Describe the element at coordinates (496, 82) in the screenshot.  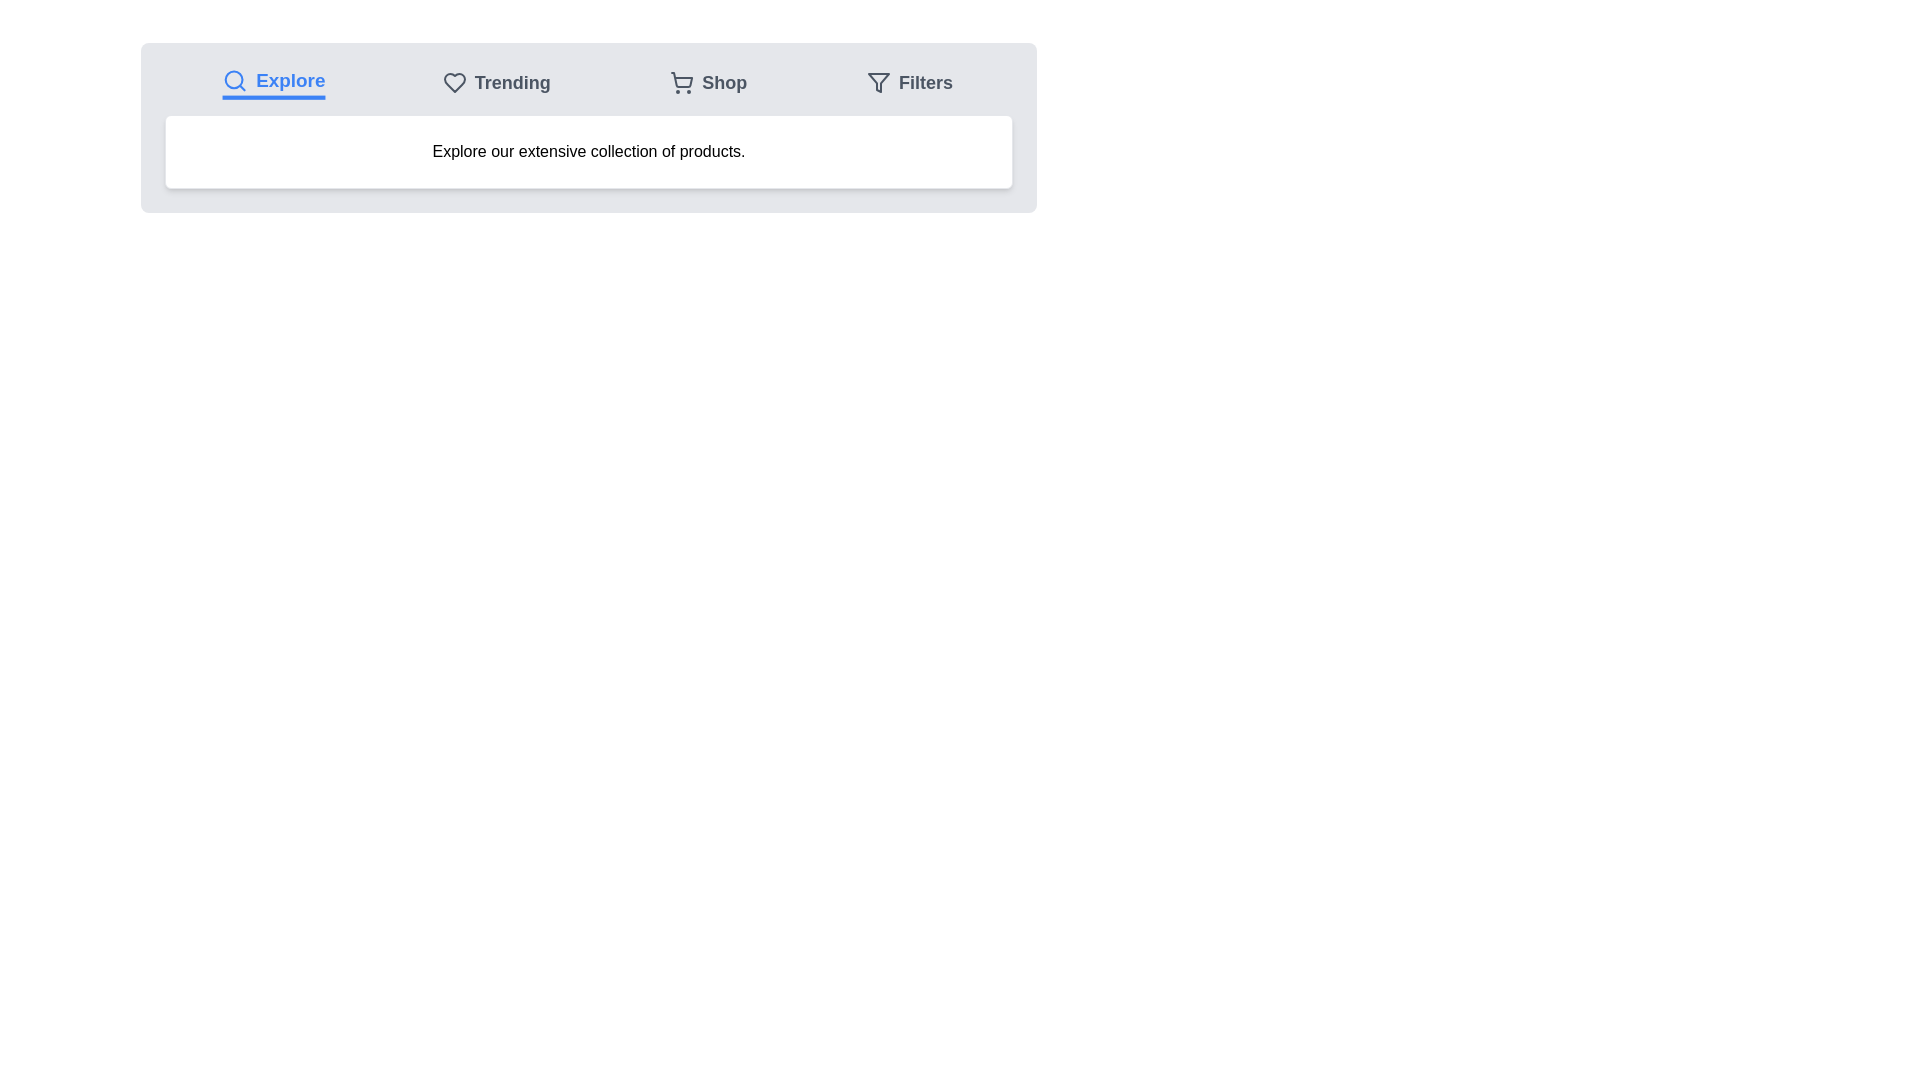
I see `the tab labeled 'Trending' to navigate to its content` at that location.